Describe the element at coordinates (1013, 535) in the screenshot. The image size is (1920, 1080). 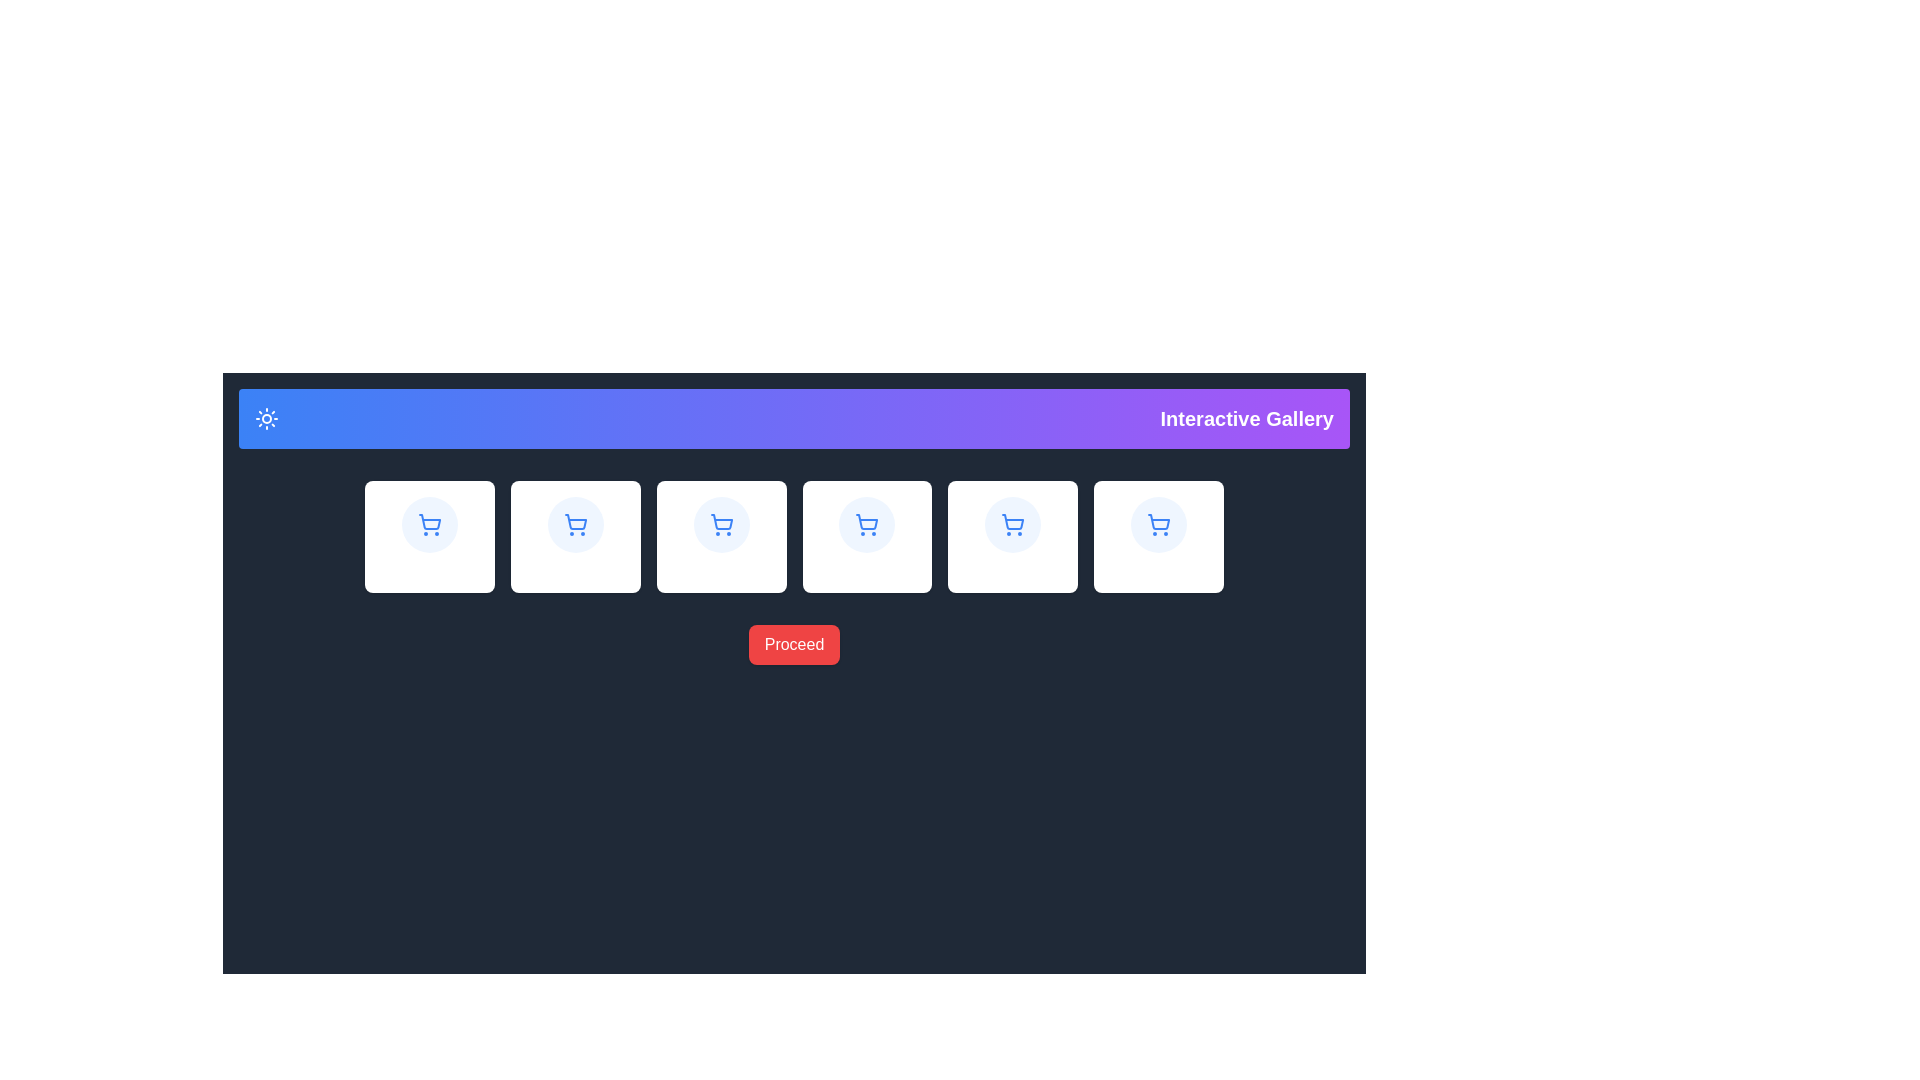
I see `the fifth card labeled 'Moon' in the horizontal grid layout` at that location.